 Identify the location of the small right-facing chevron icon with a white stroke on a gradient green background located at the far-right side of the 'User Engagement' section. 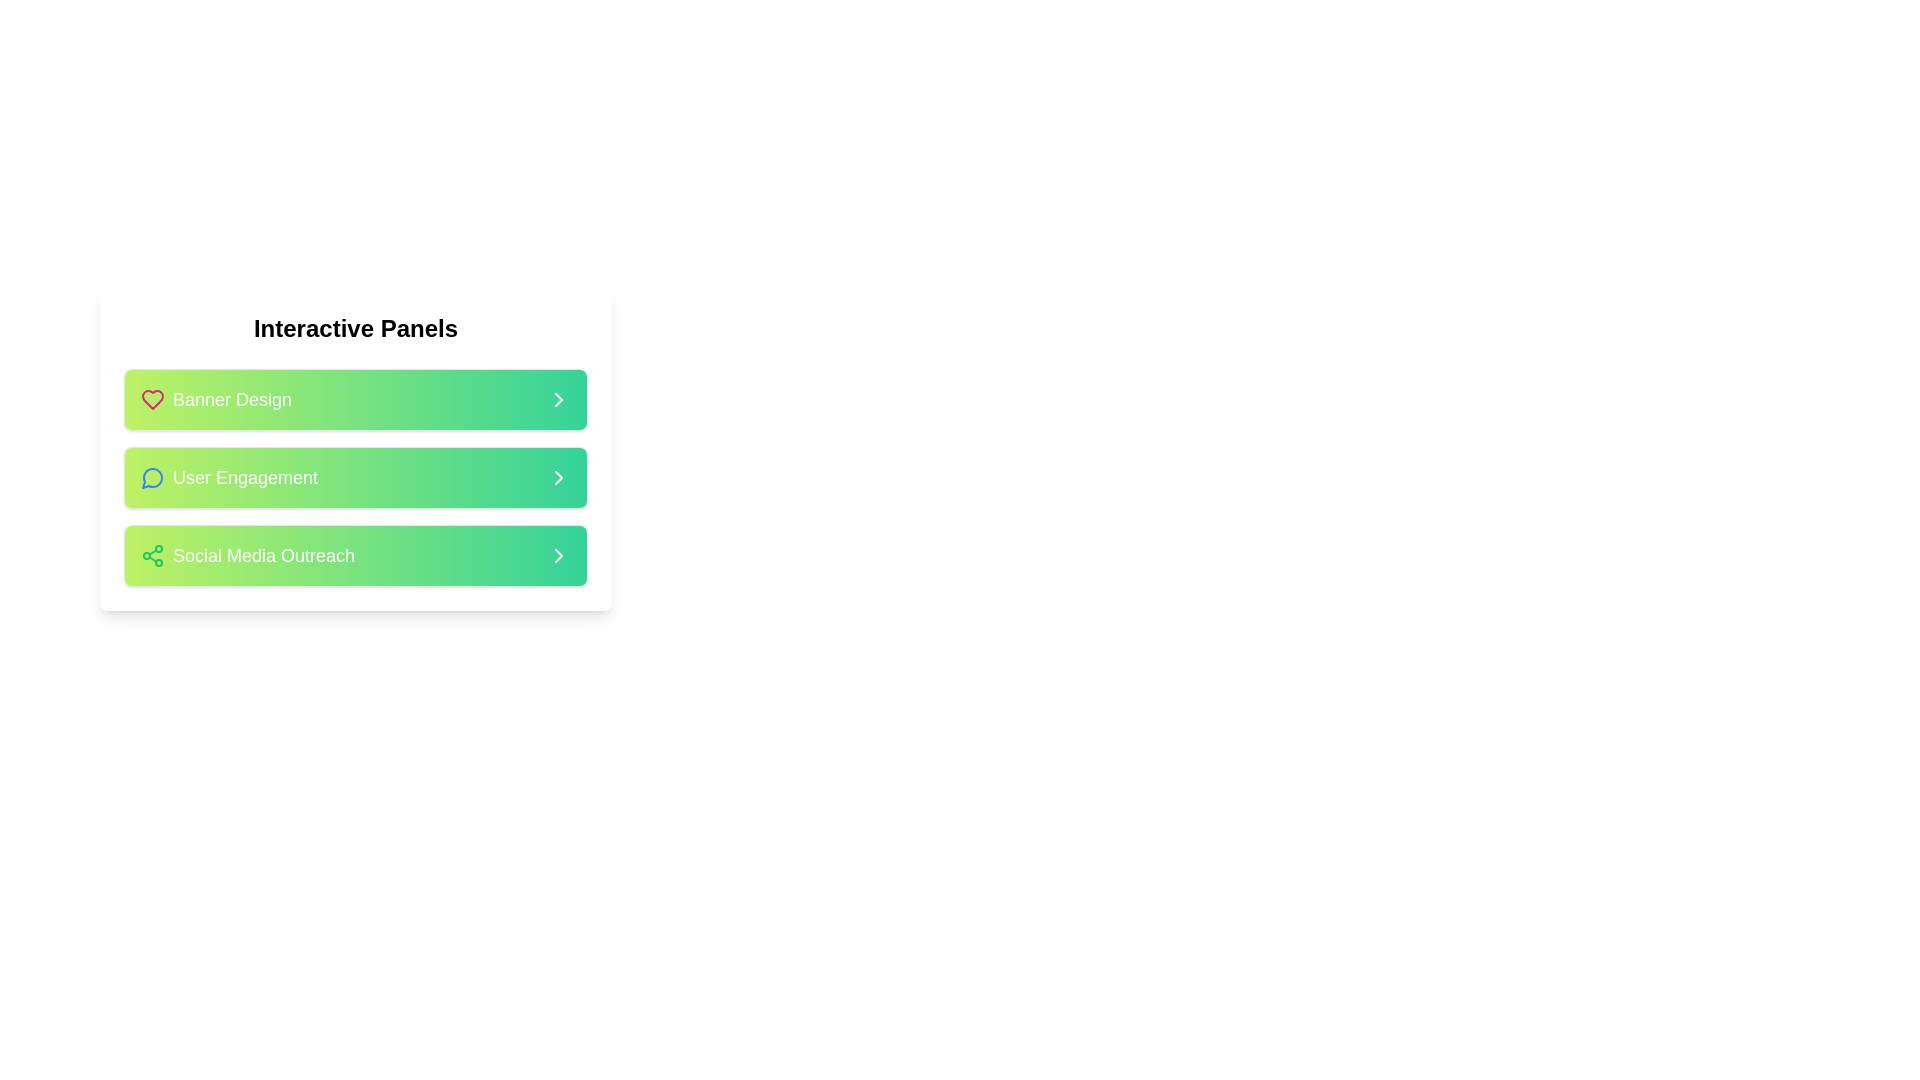
(558, 478).